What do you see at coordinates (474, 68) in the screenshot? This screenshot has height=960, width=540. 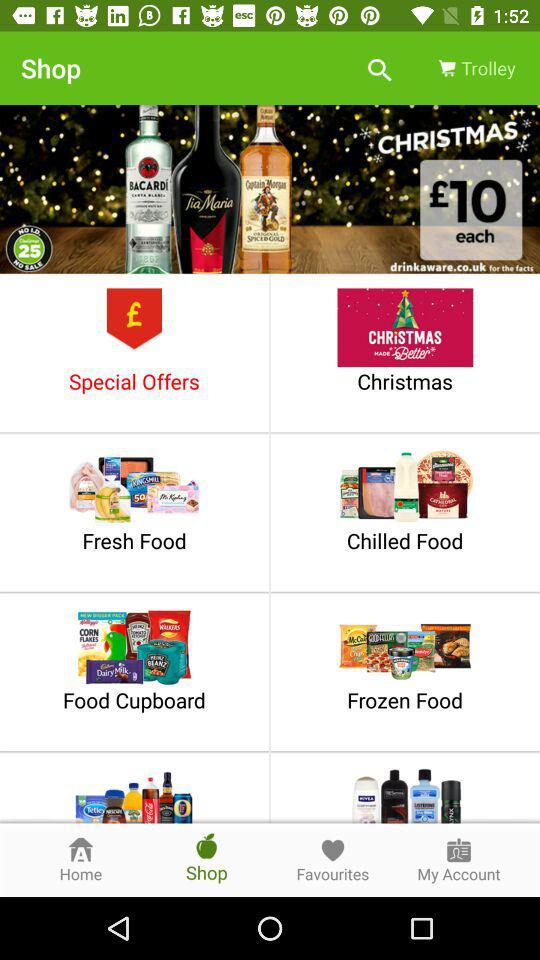 I see `the trolley` at bounding box center [474, 68].